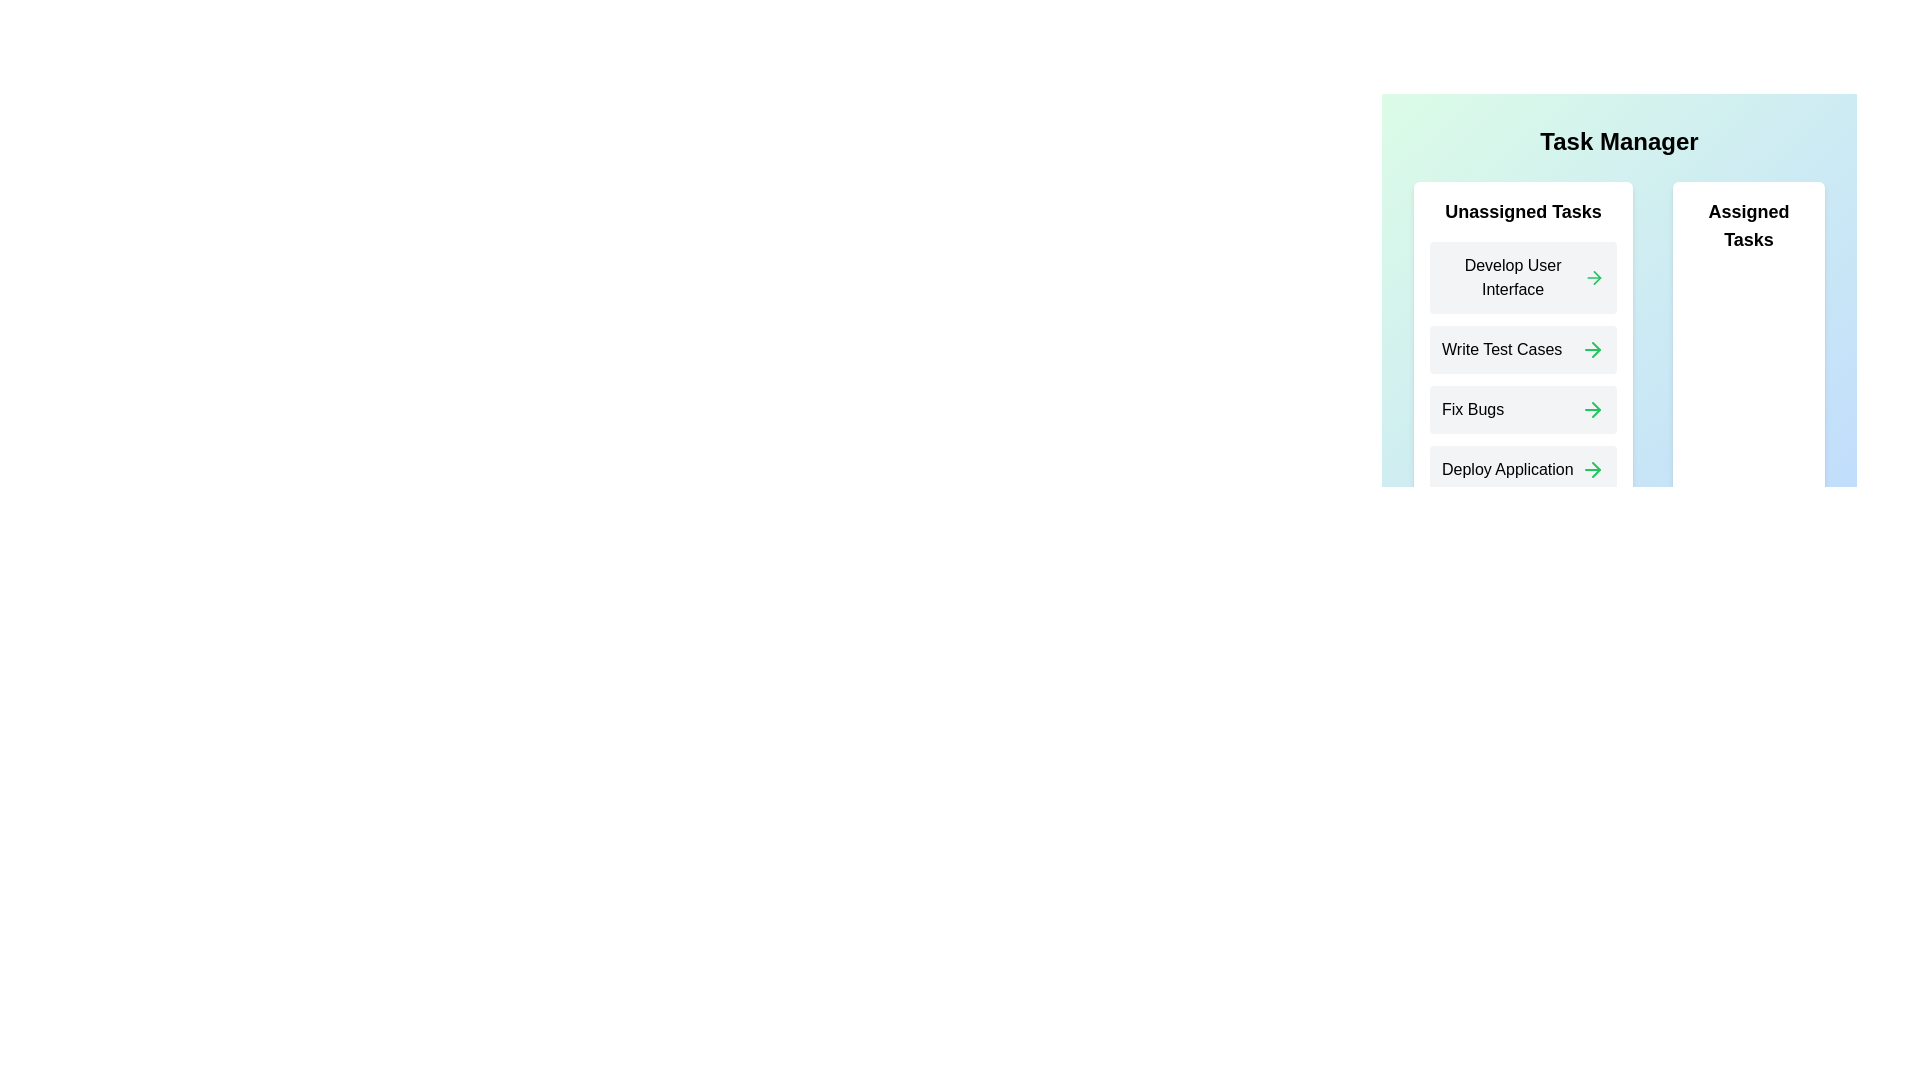 Image resolution: width=1920 pixels, height=1080 pixels. I want to click on the 'Assign Task' arrow for the 'Develop User Interface' task, so click(1593, 277).